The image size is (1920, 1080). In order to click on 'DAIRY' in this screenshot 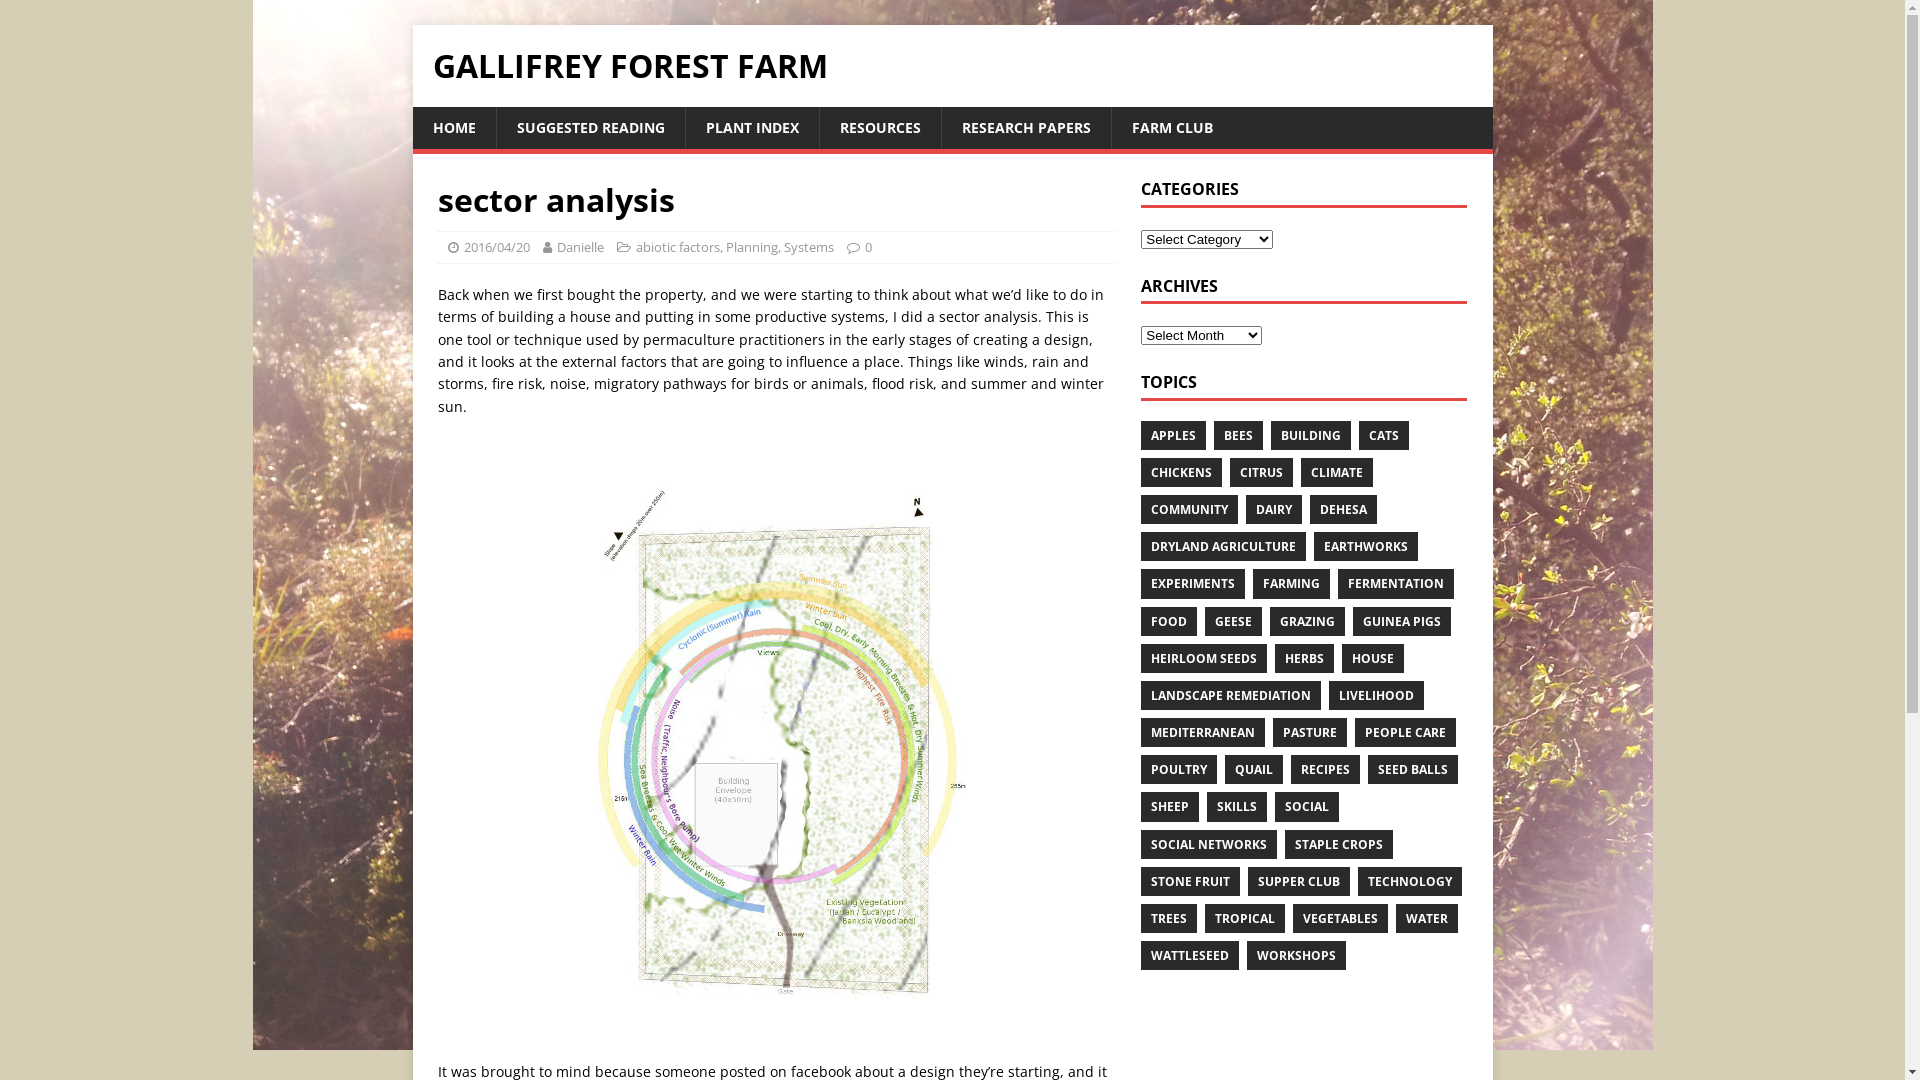, I will do `click(1245, 508)`.